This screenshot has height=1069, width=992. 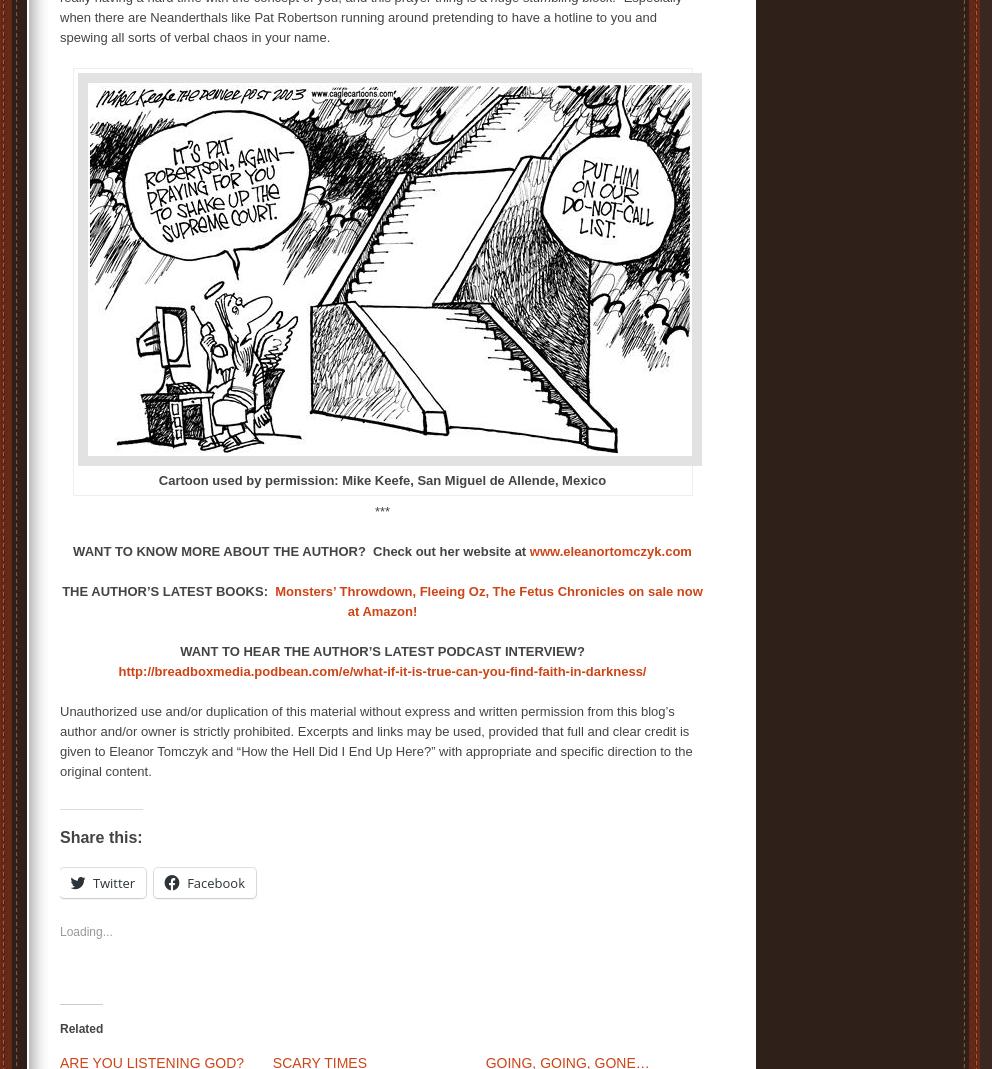 I want to click on 'Monsters’ Throwdown, Fleeing Oz, The Fetus Chronicles on sale now at Amazon!', so click(x=488, y=601).